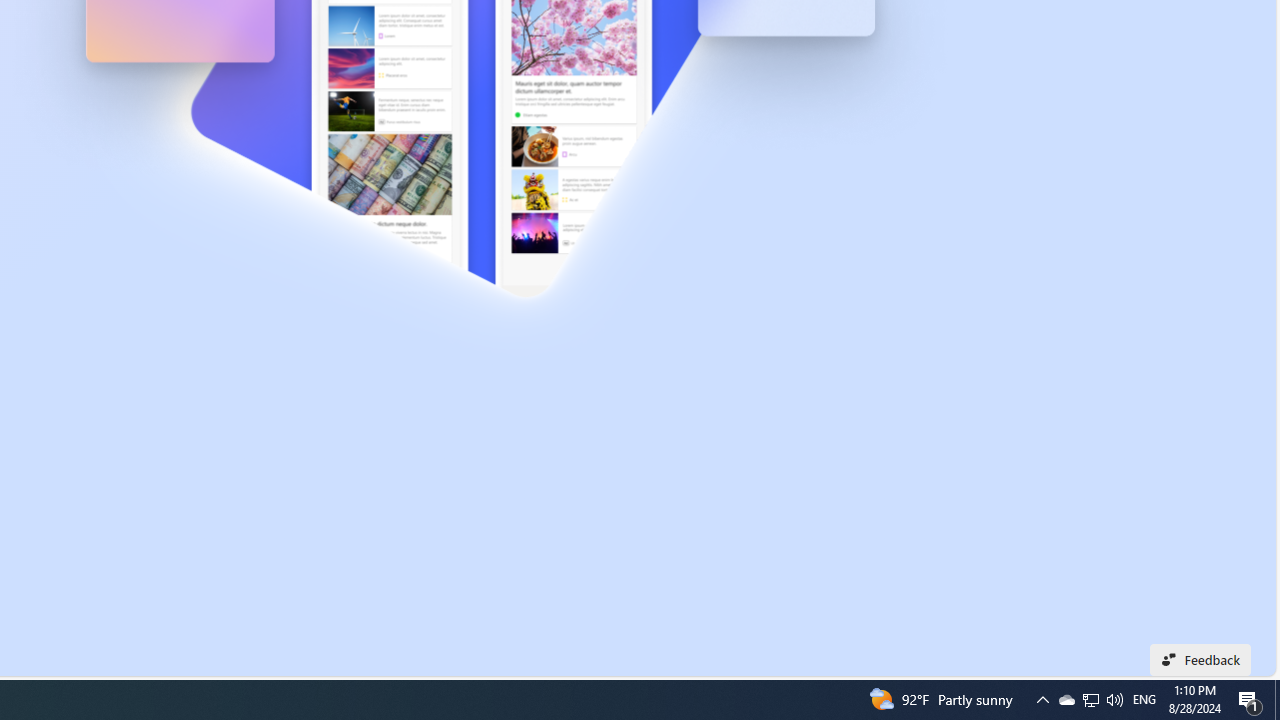 The width and height of the screenshot is (1280, 720). Describe the element at coordinates (1200, 659) in the screenshot. I see `'Feedback'` at that location.